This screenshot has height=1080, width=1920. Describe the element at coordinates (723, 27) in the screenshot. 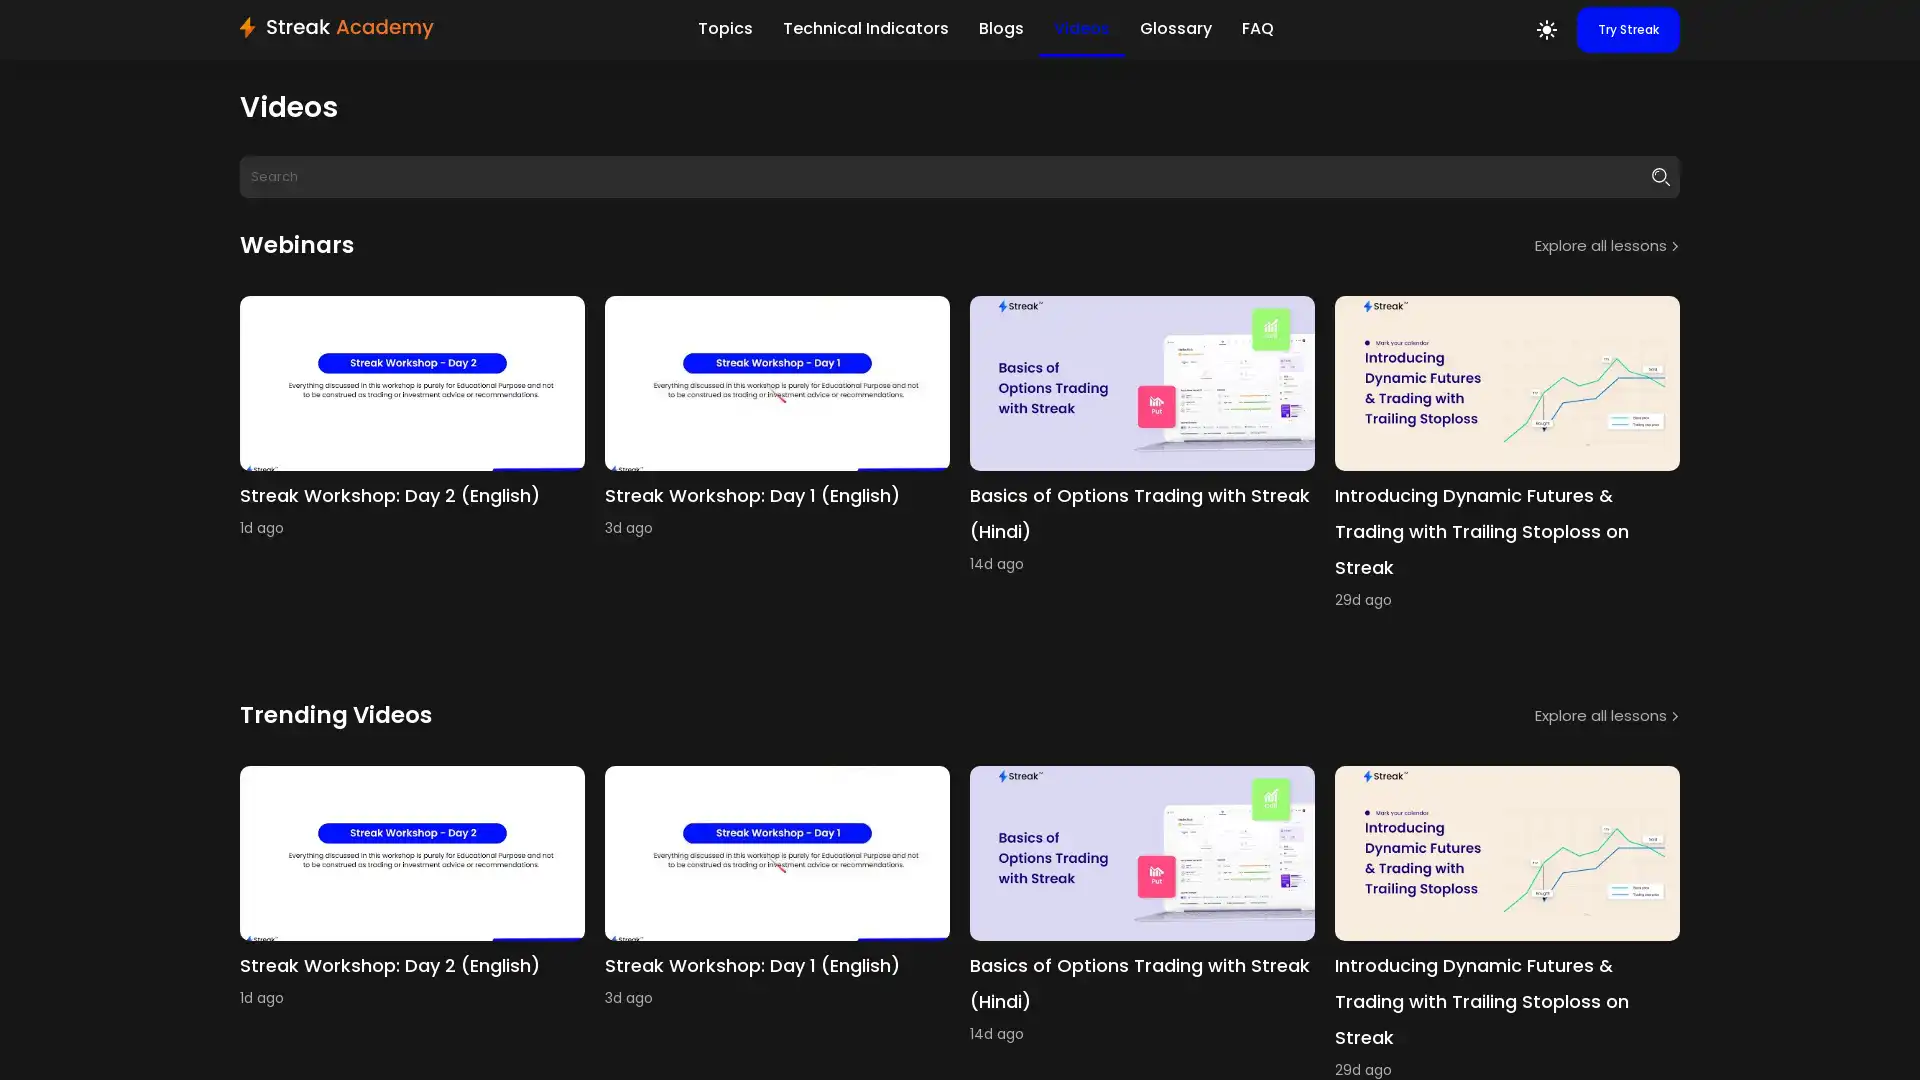

I see `Topics` at that location.